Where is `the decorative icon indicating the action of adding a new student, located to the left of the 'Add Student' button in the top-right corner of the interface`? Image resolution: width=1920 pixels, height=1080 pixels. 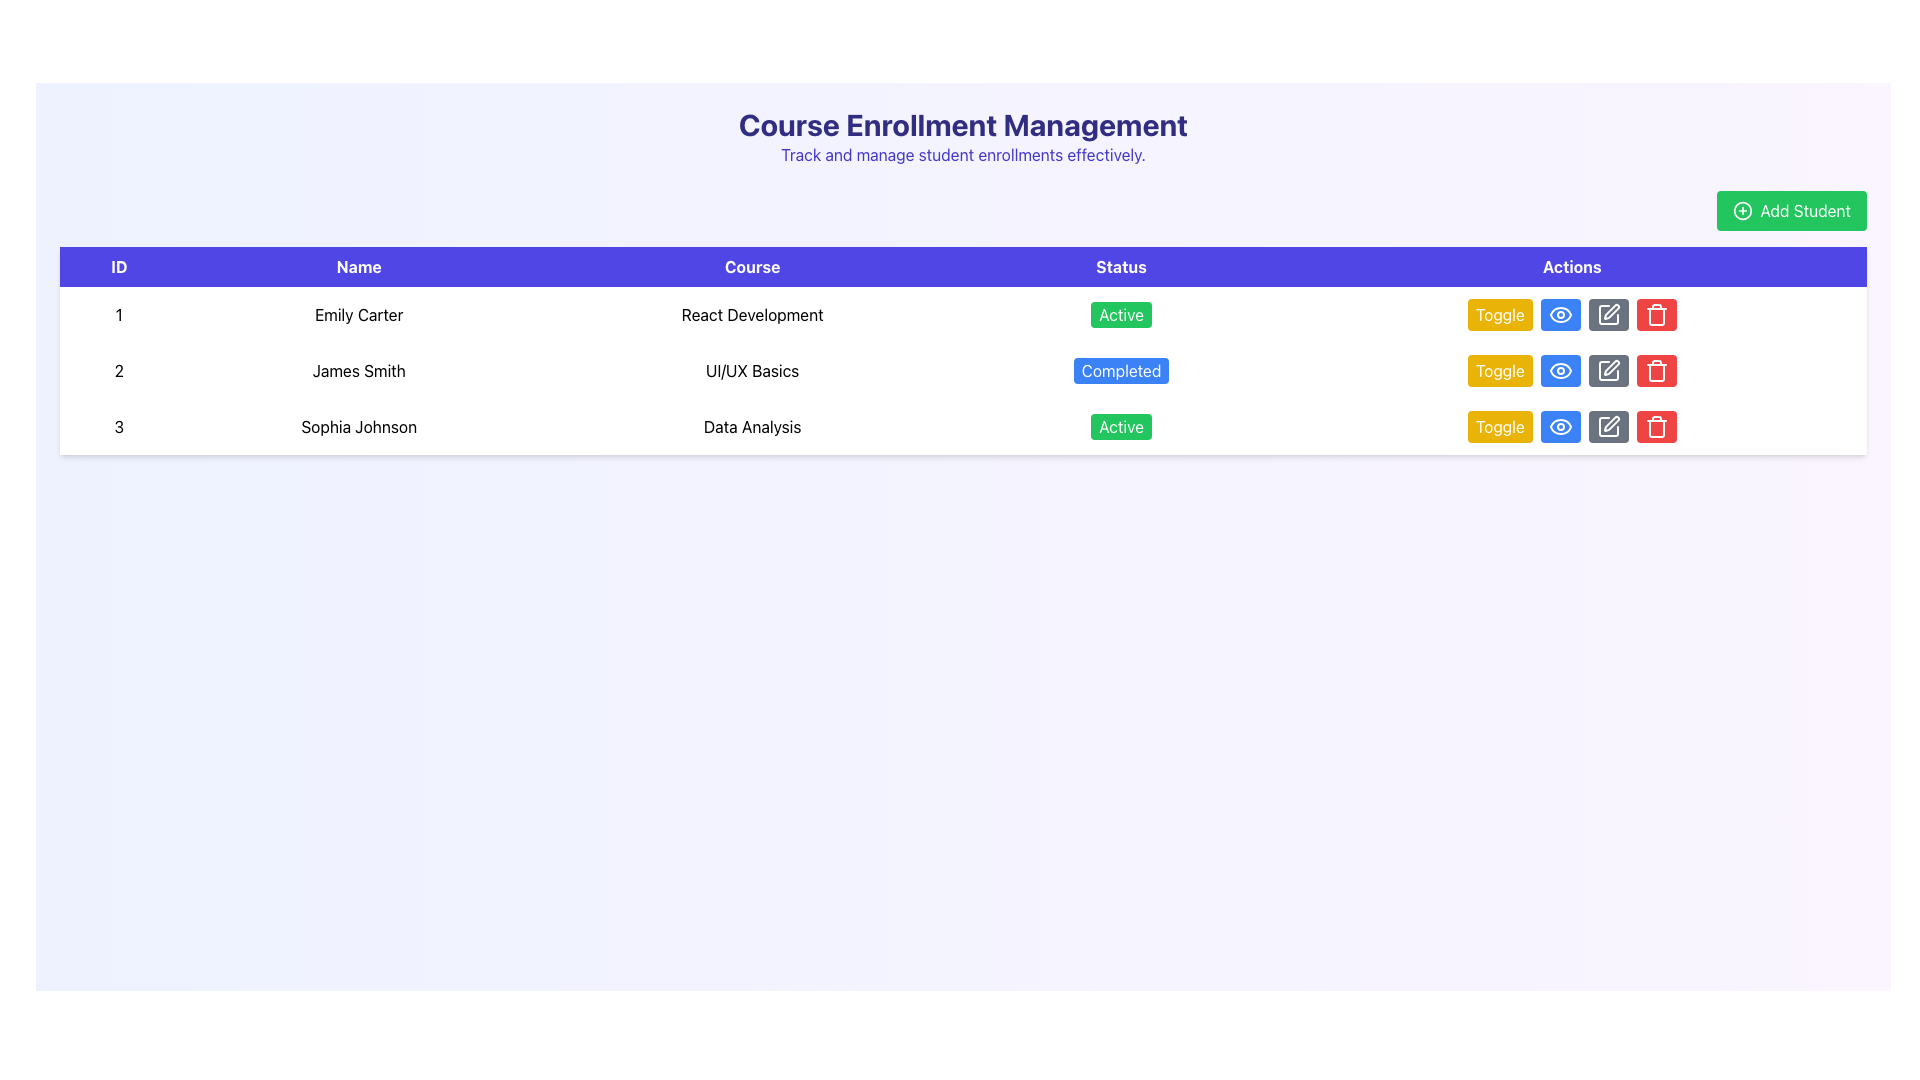
the decorative icon indicating the action of adding a new student, located to the left of the 'Add Student' button in the top-right corner of the interface is located at coordinates (1741, 211).